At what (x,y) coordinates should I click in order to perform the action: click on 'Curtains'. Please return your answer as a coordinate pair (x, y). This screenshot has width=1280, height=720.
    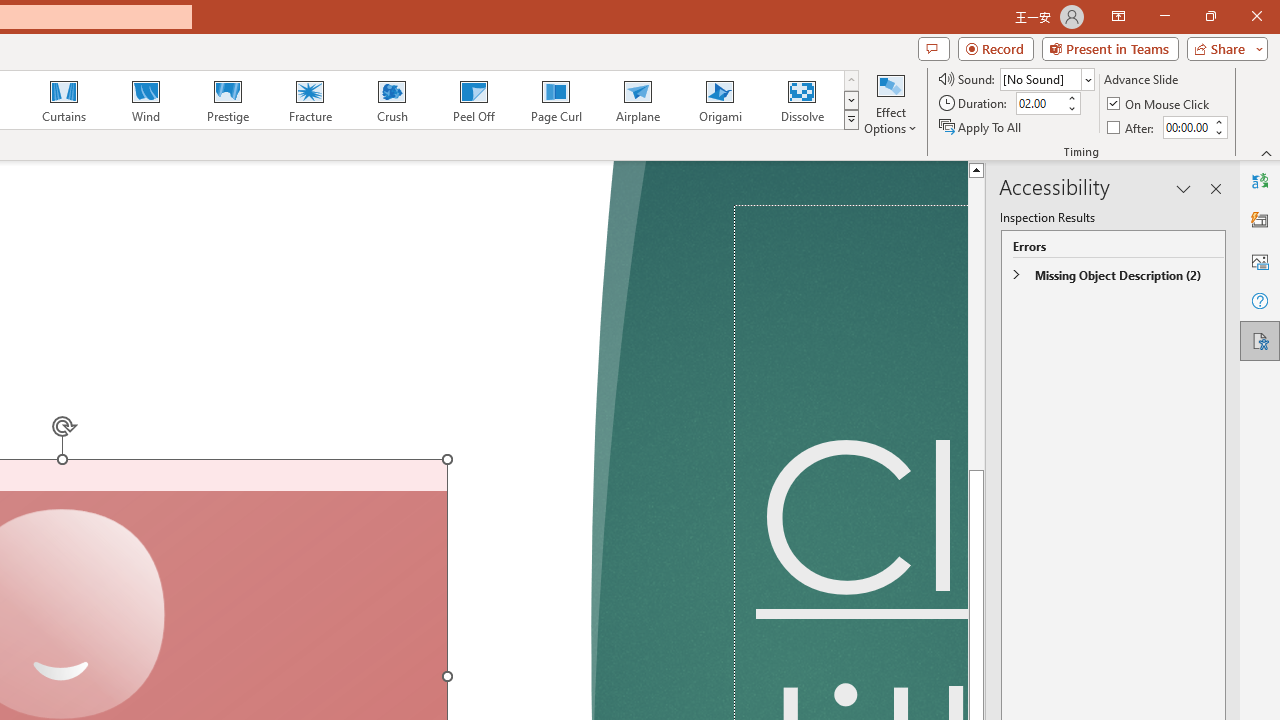
    Looking at the image, I should click on (64, 100).